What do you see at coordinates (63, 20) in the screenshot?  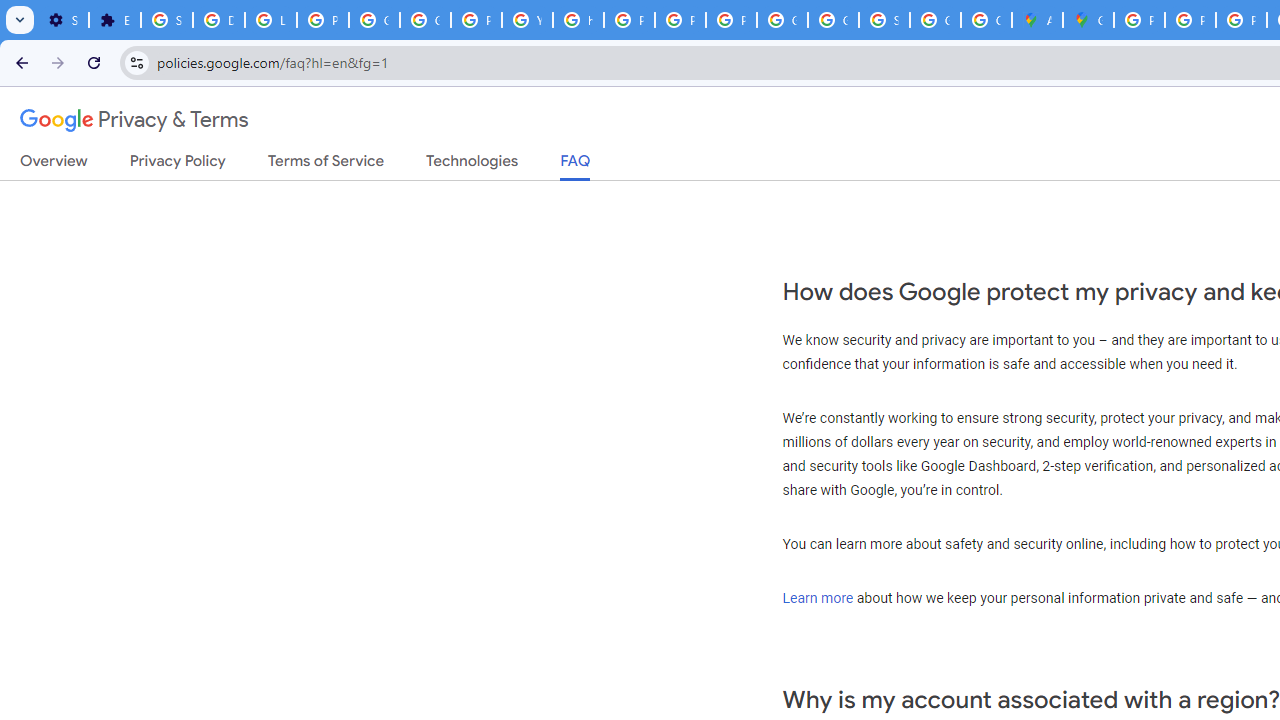 I see `'Settings - On startup'` at bounding box center [63, 20].